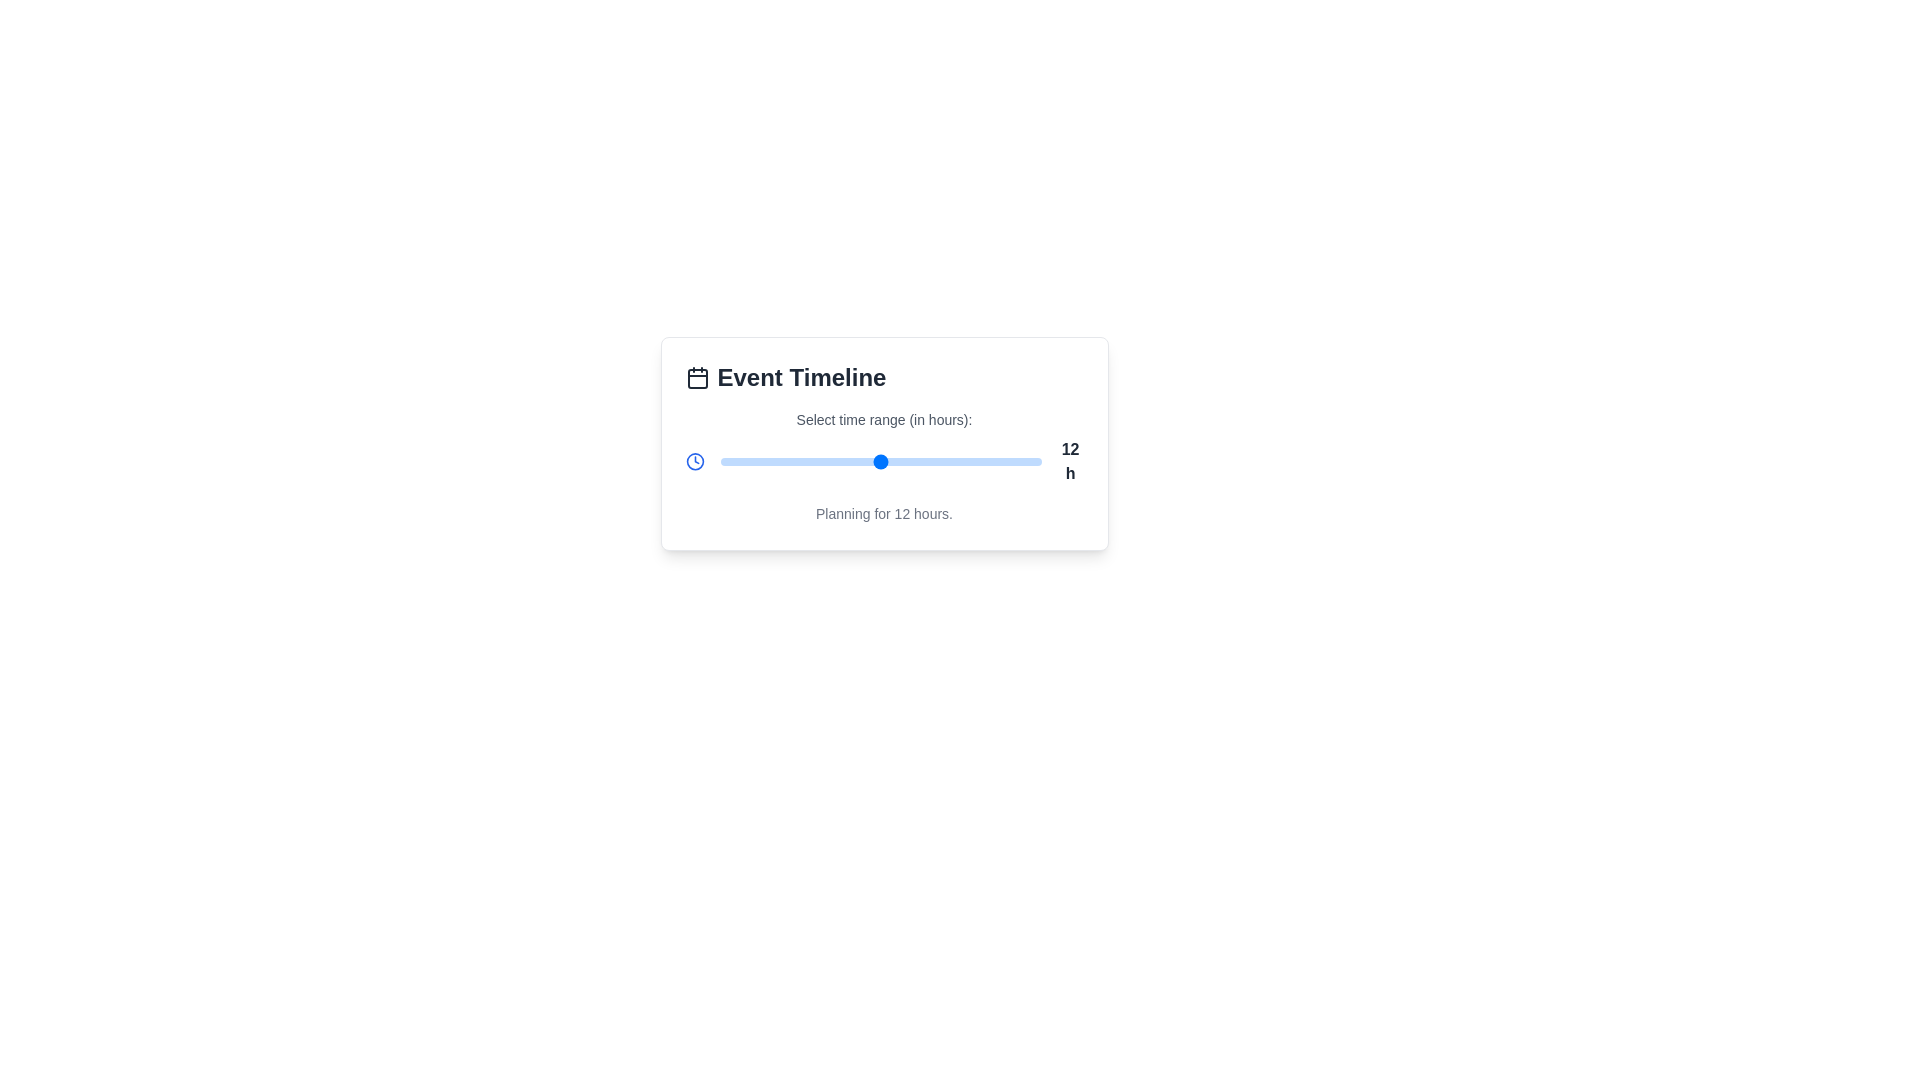  What do you see at coordinates (961, 462) in the screenshot?
I see `the timeline duration` at bounding box center [961, 462].